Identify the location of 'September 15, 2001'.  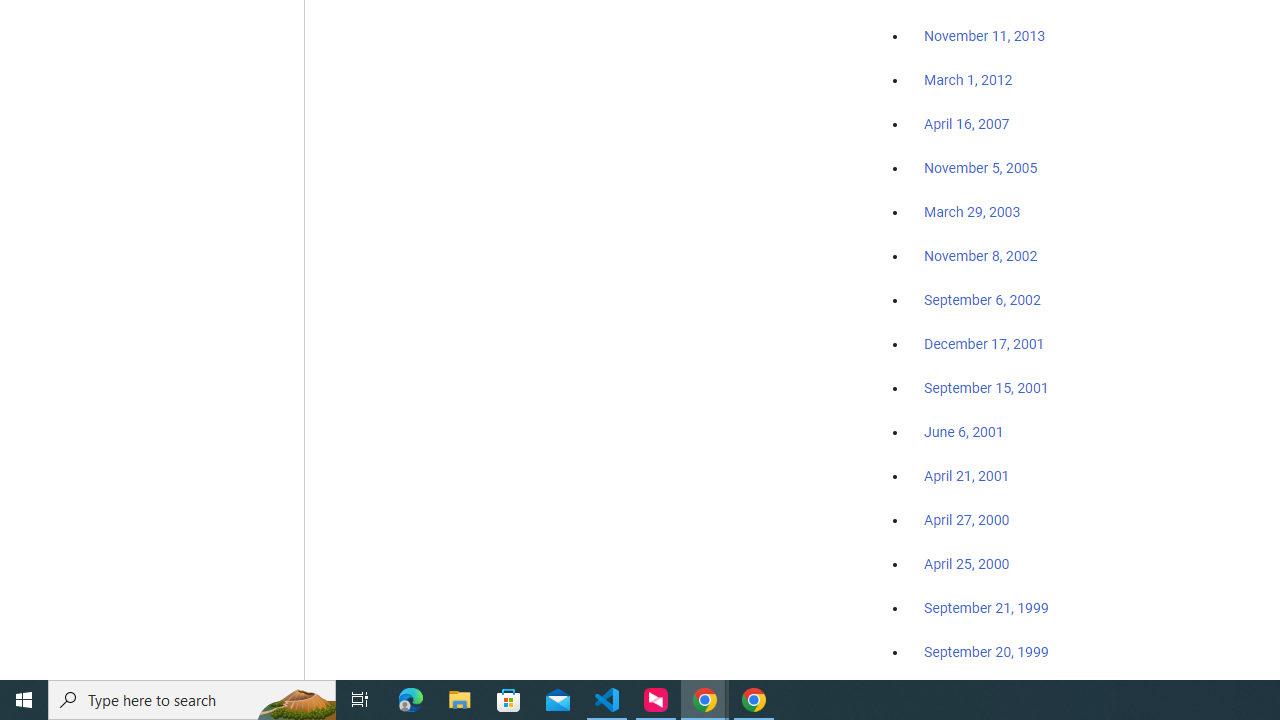
(986, 387).